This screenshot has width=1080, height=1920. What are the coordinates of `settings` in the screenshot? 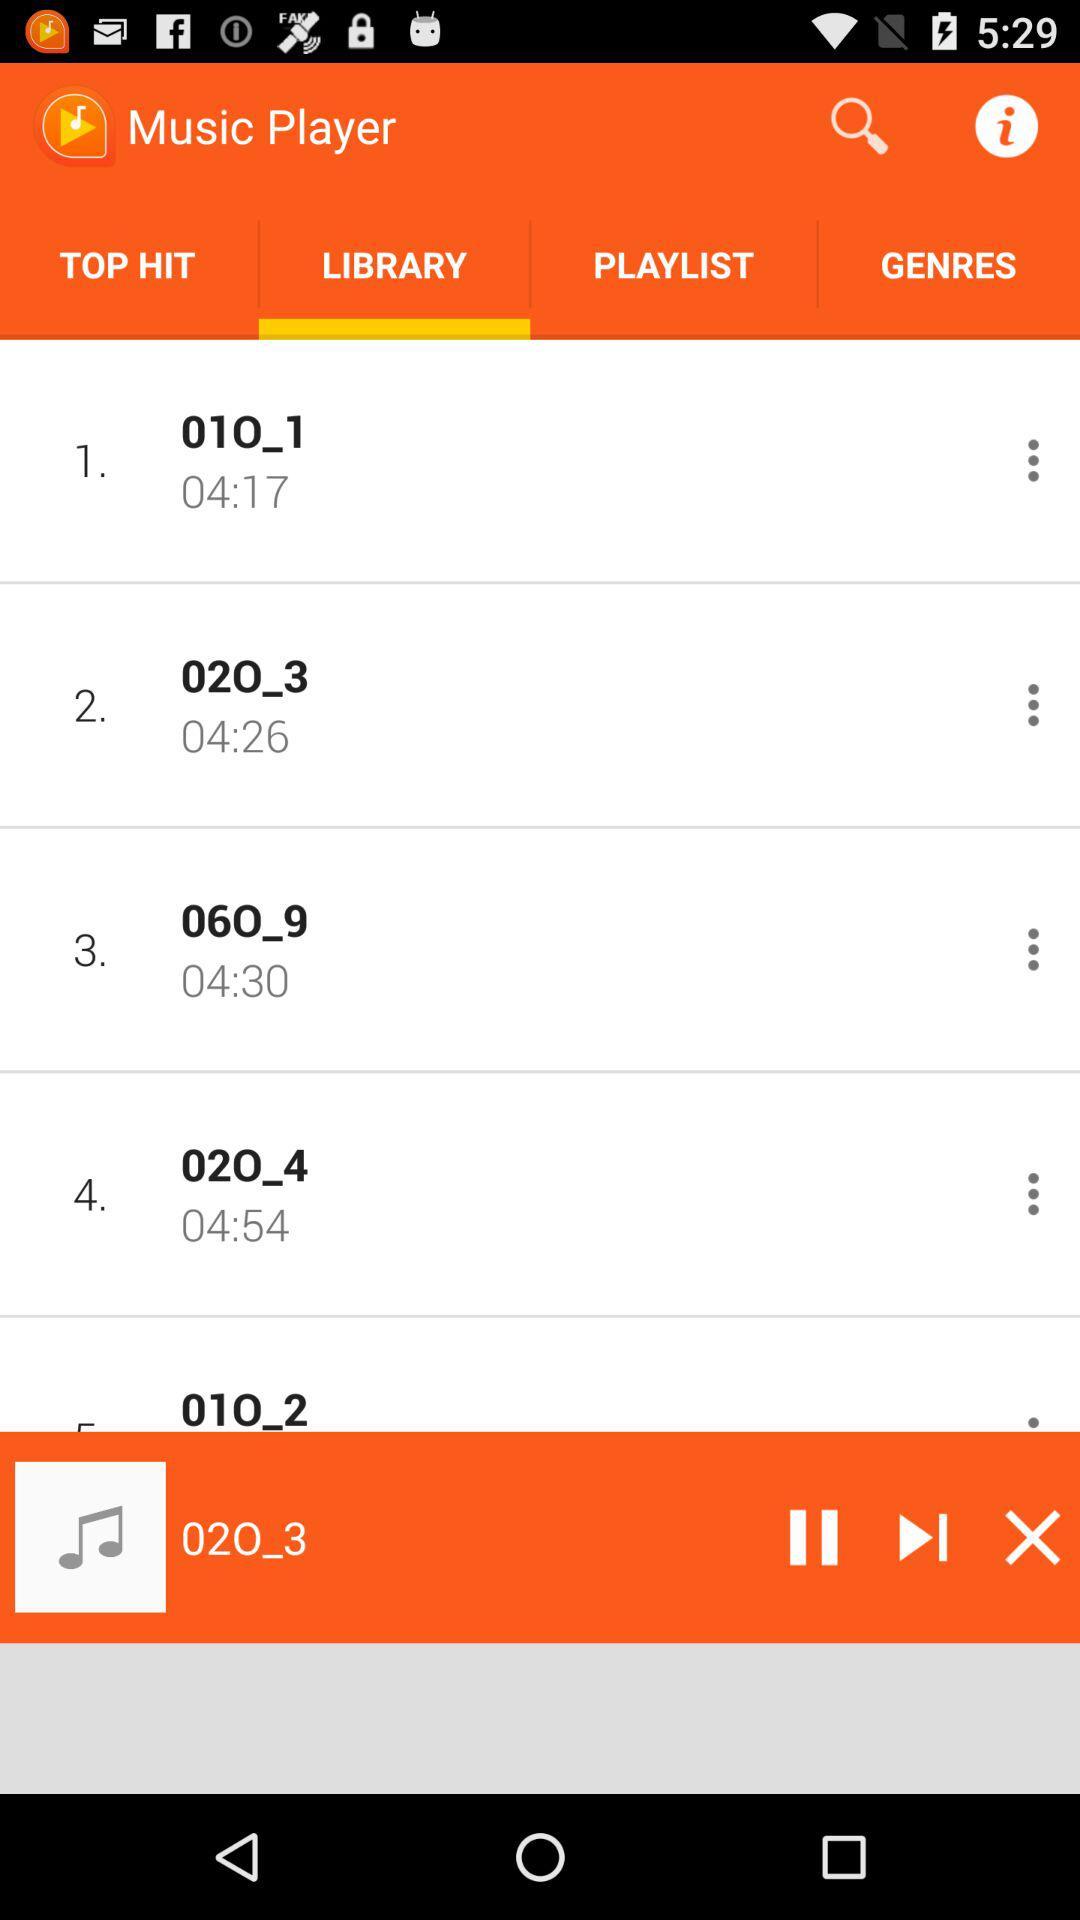 It's located at (1033, 705).